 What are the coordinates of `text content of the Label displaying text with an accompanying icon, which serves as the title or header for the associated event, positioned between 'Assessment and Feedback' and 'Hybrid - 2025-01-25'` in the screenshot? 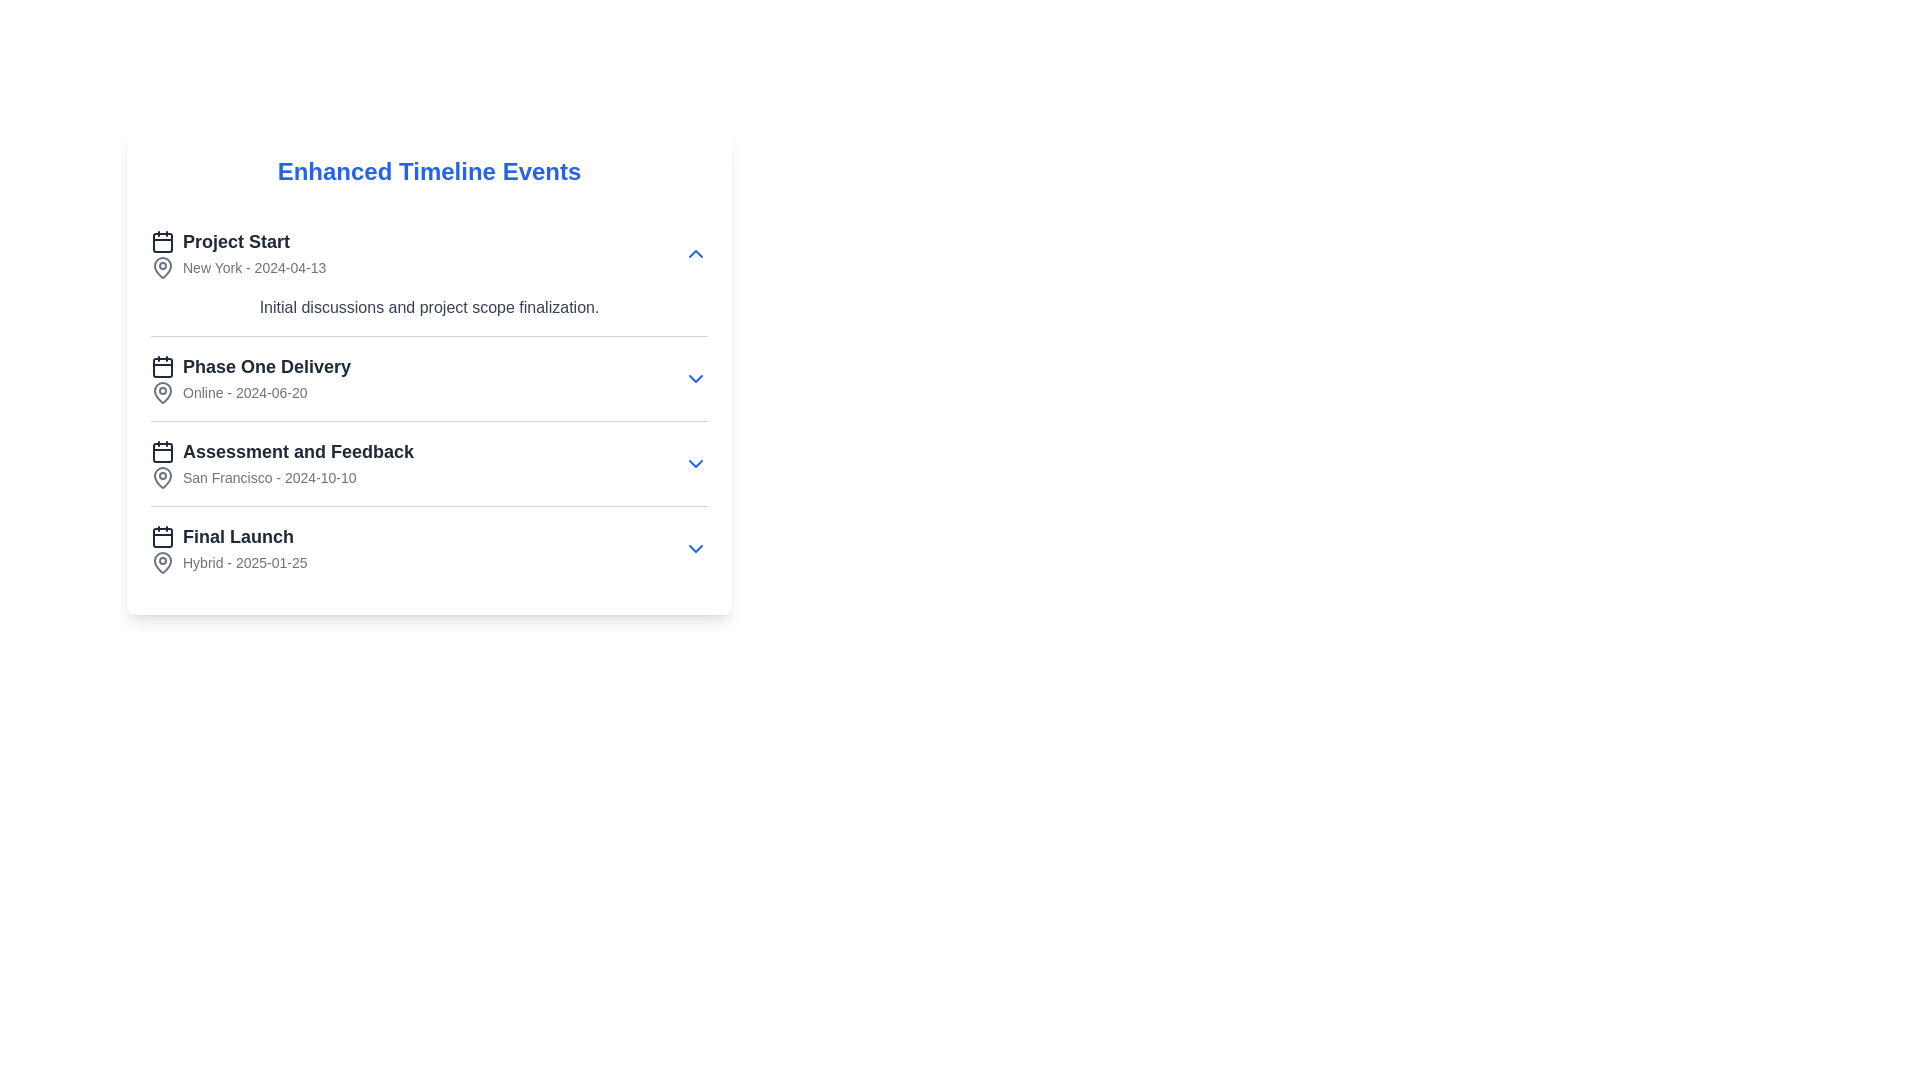 It's located at (229, 535).